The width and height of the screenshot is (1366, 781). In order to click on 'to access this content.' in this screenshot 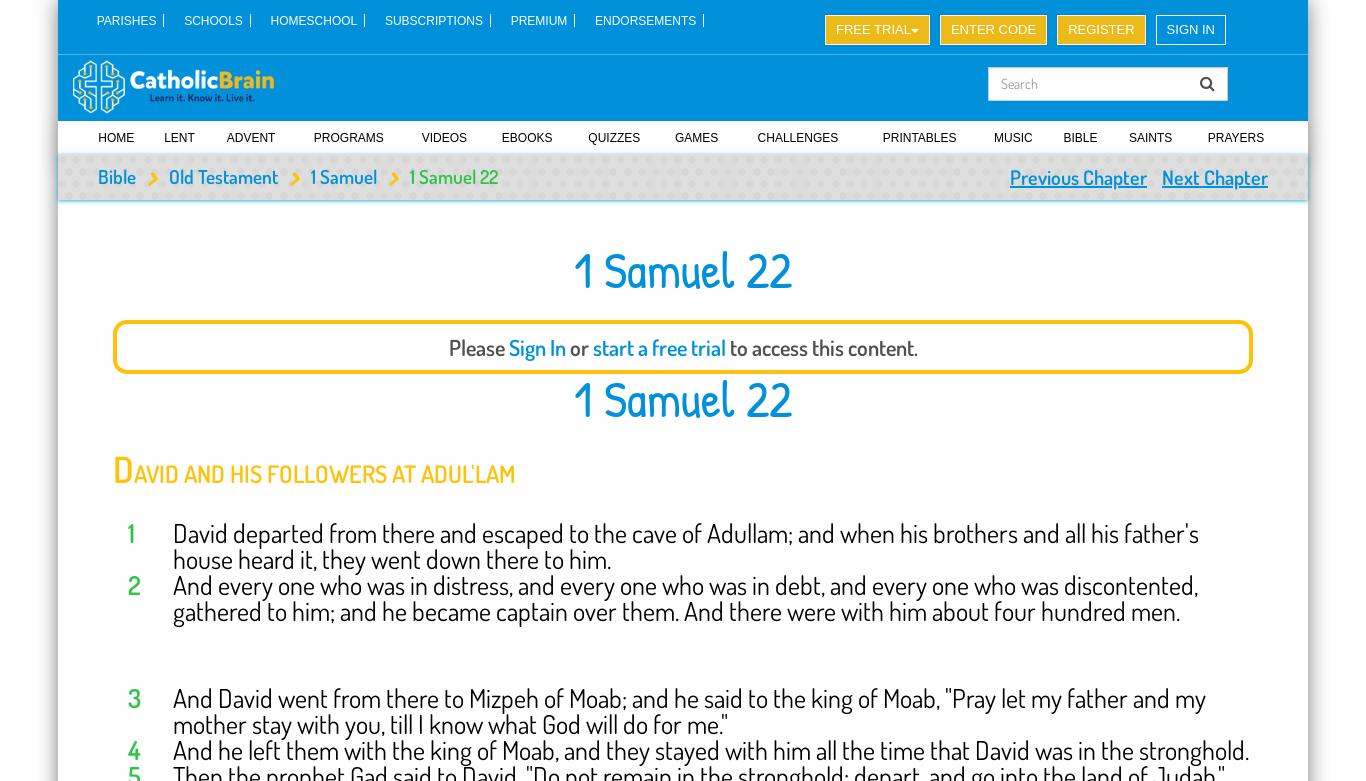, I will do `click(724, 346)`.